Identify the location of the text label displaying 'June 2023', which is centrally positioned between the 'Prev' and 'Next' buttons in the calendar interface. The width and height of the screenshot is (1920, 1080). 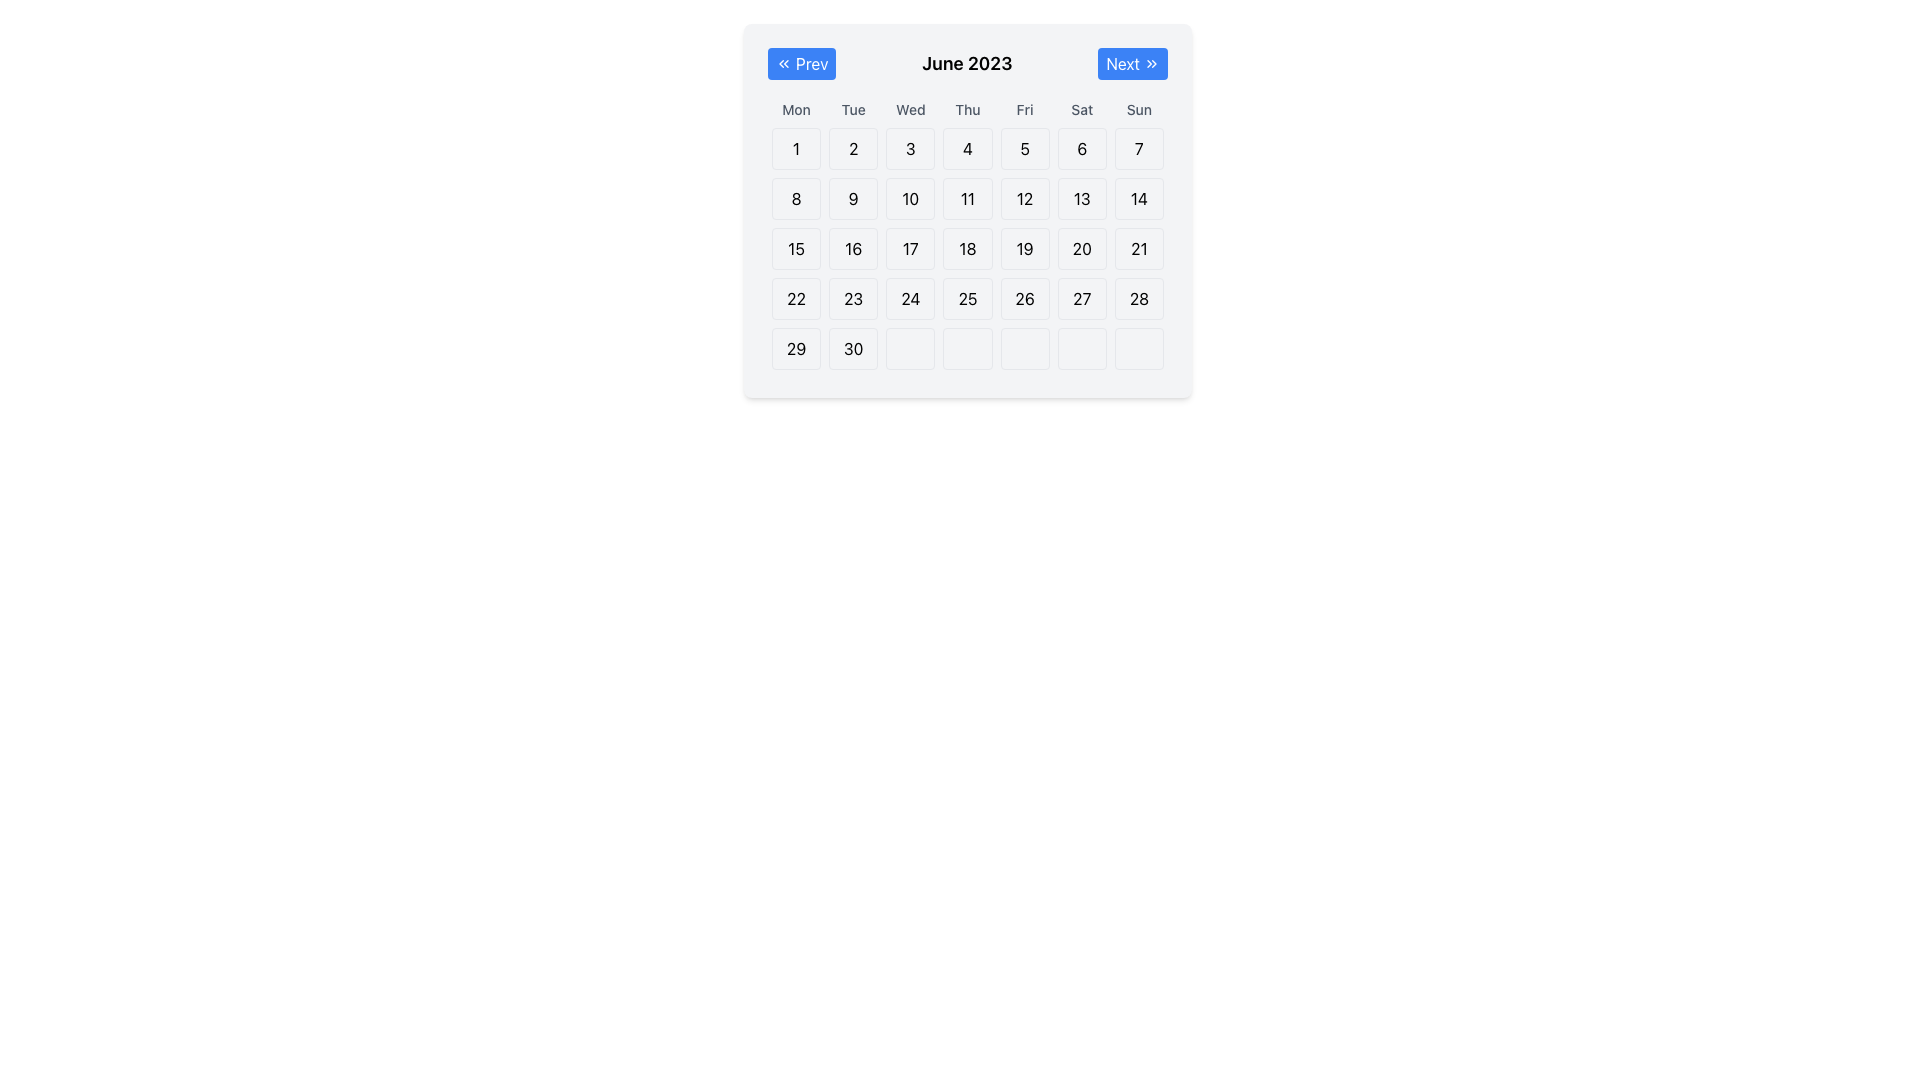
(967, 63).